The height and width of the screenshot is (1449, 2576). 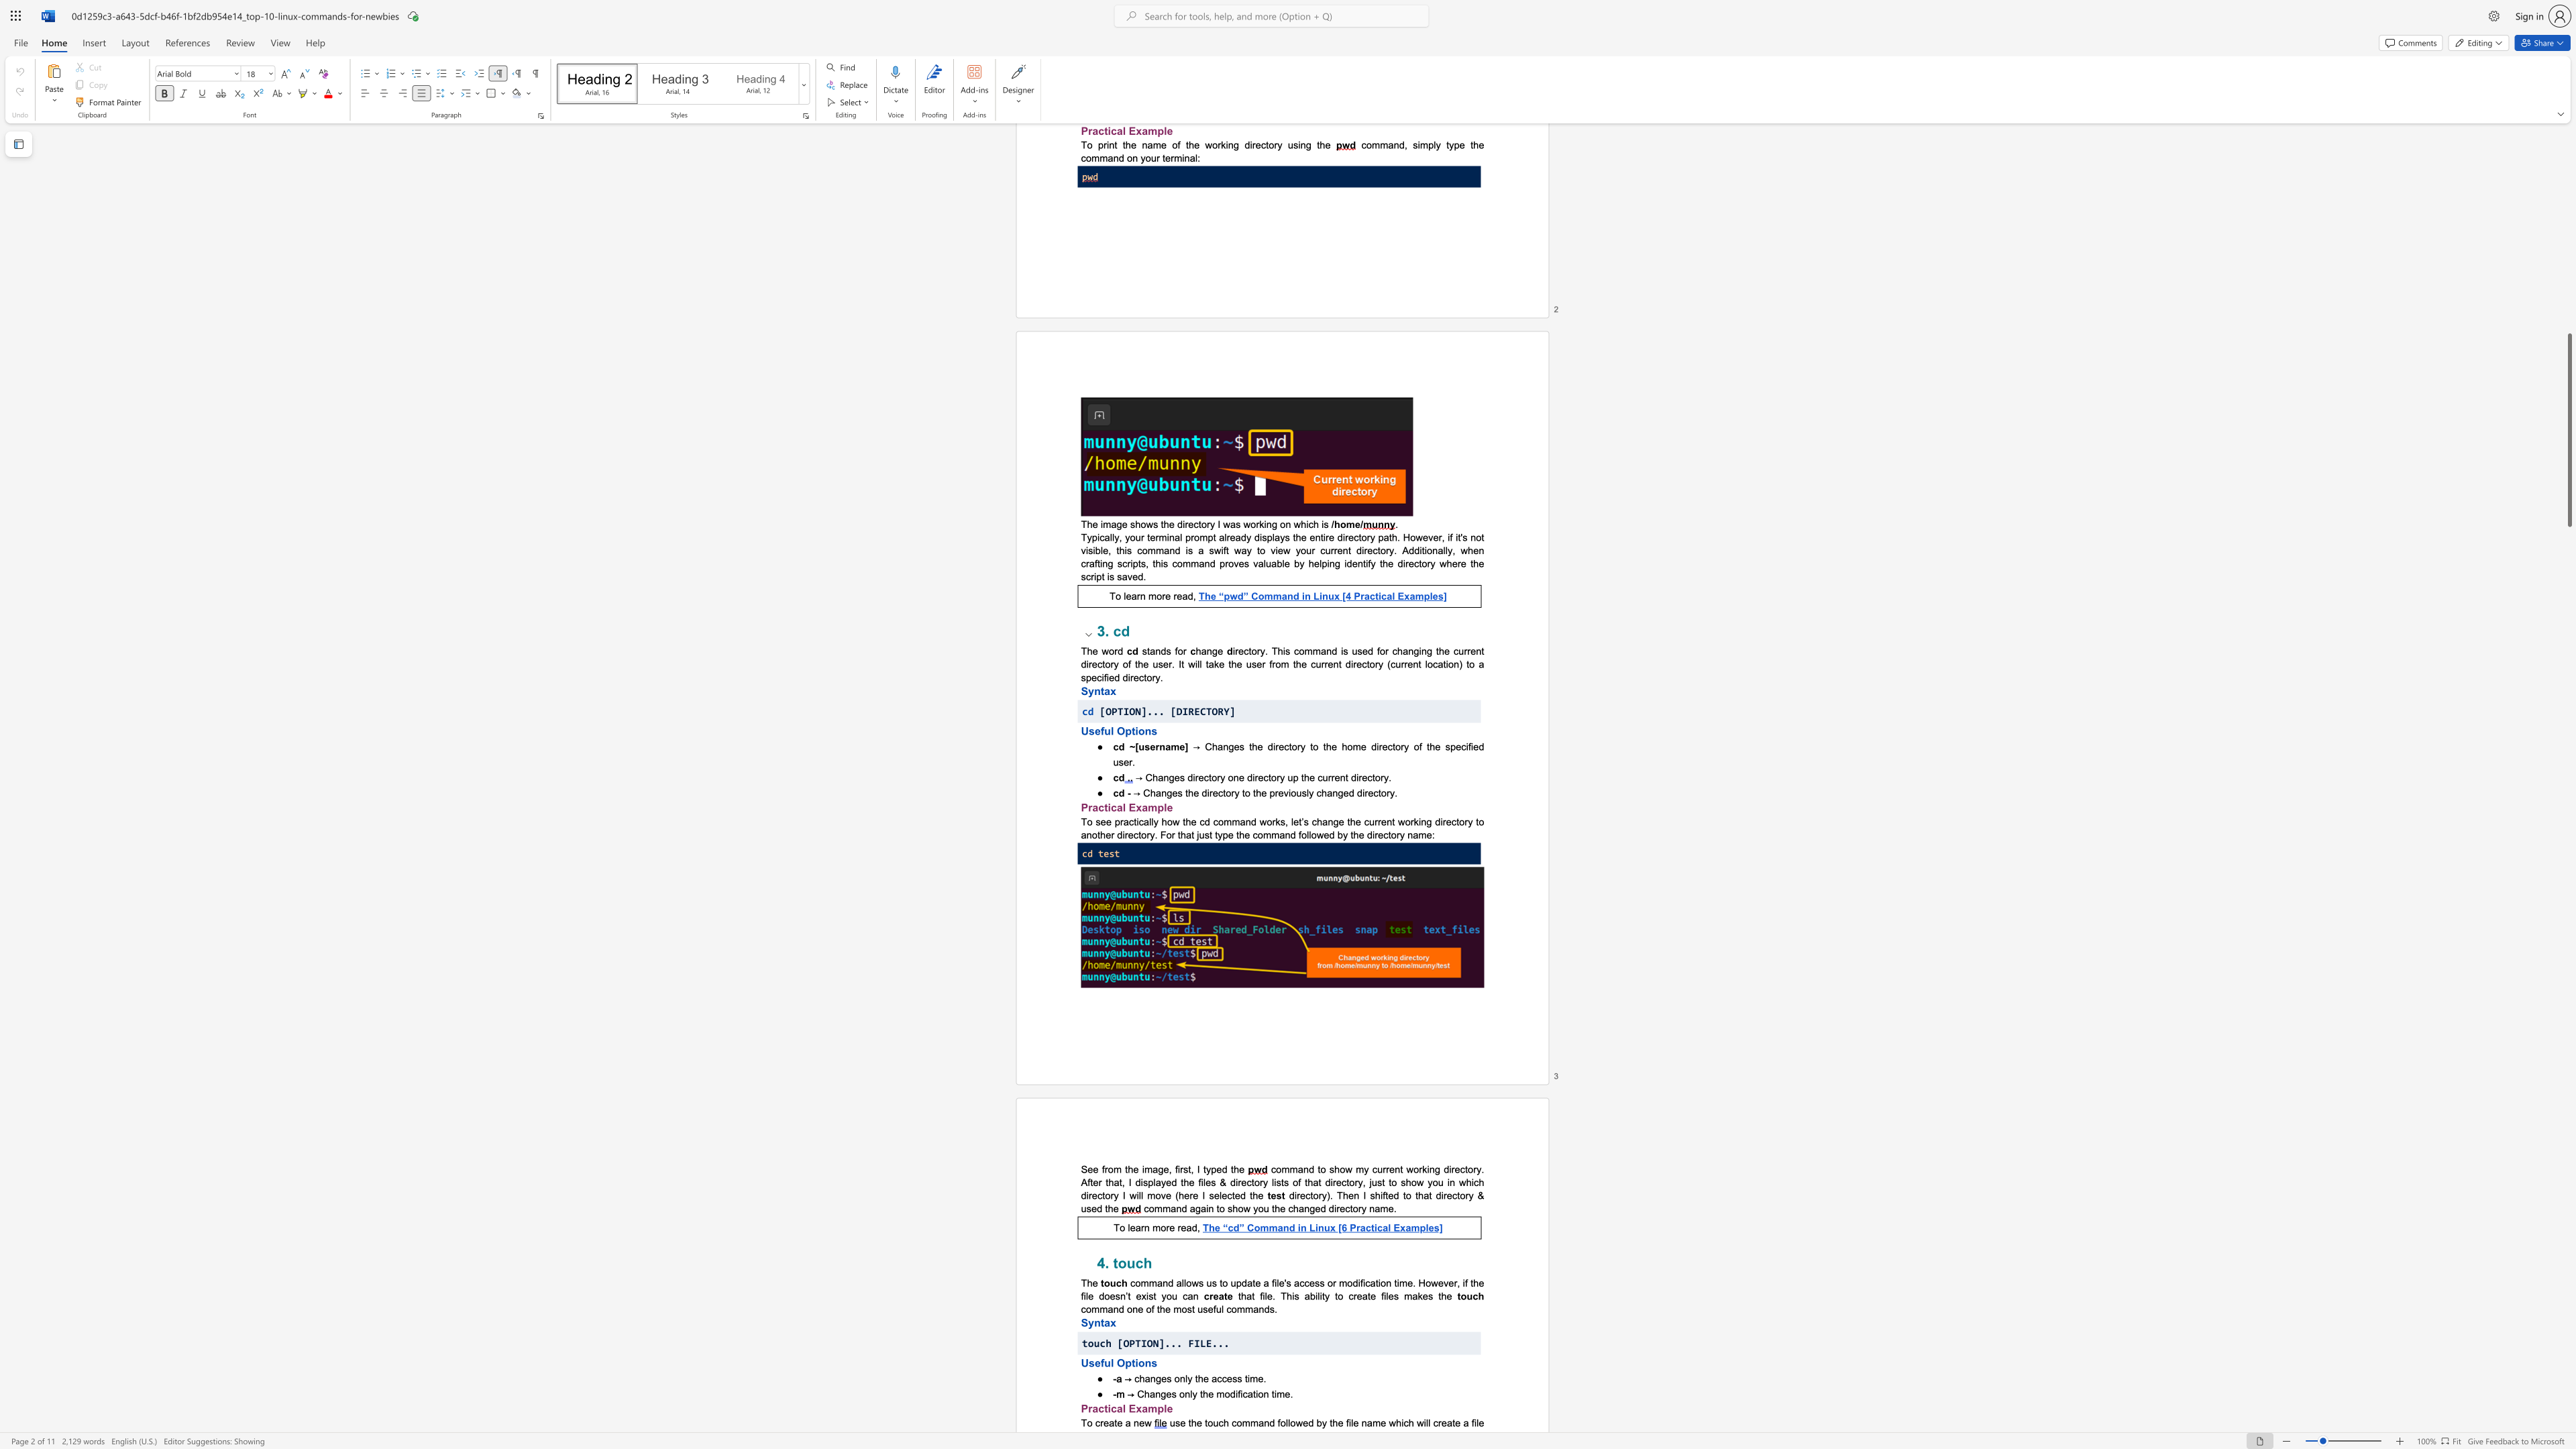 What do you see at coordinates (1095, 806) in the screenshot?
I see `the 1th character "a" in the text` at bounding box center [1095, 806].